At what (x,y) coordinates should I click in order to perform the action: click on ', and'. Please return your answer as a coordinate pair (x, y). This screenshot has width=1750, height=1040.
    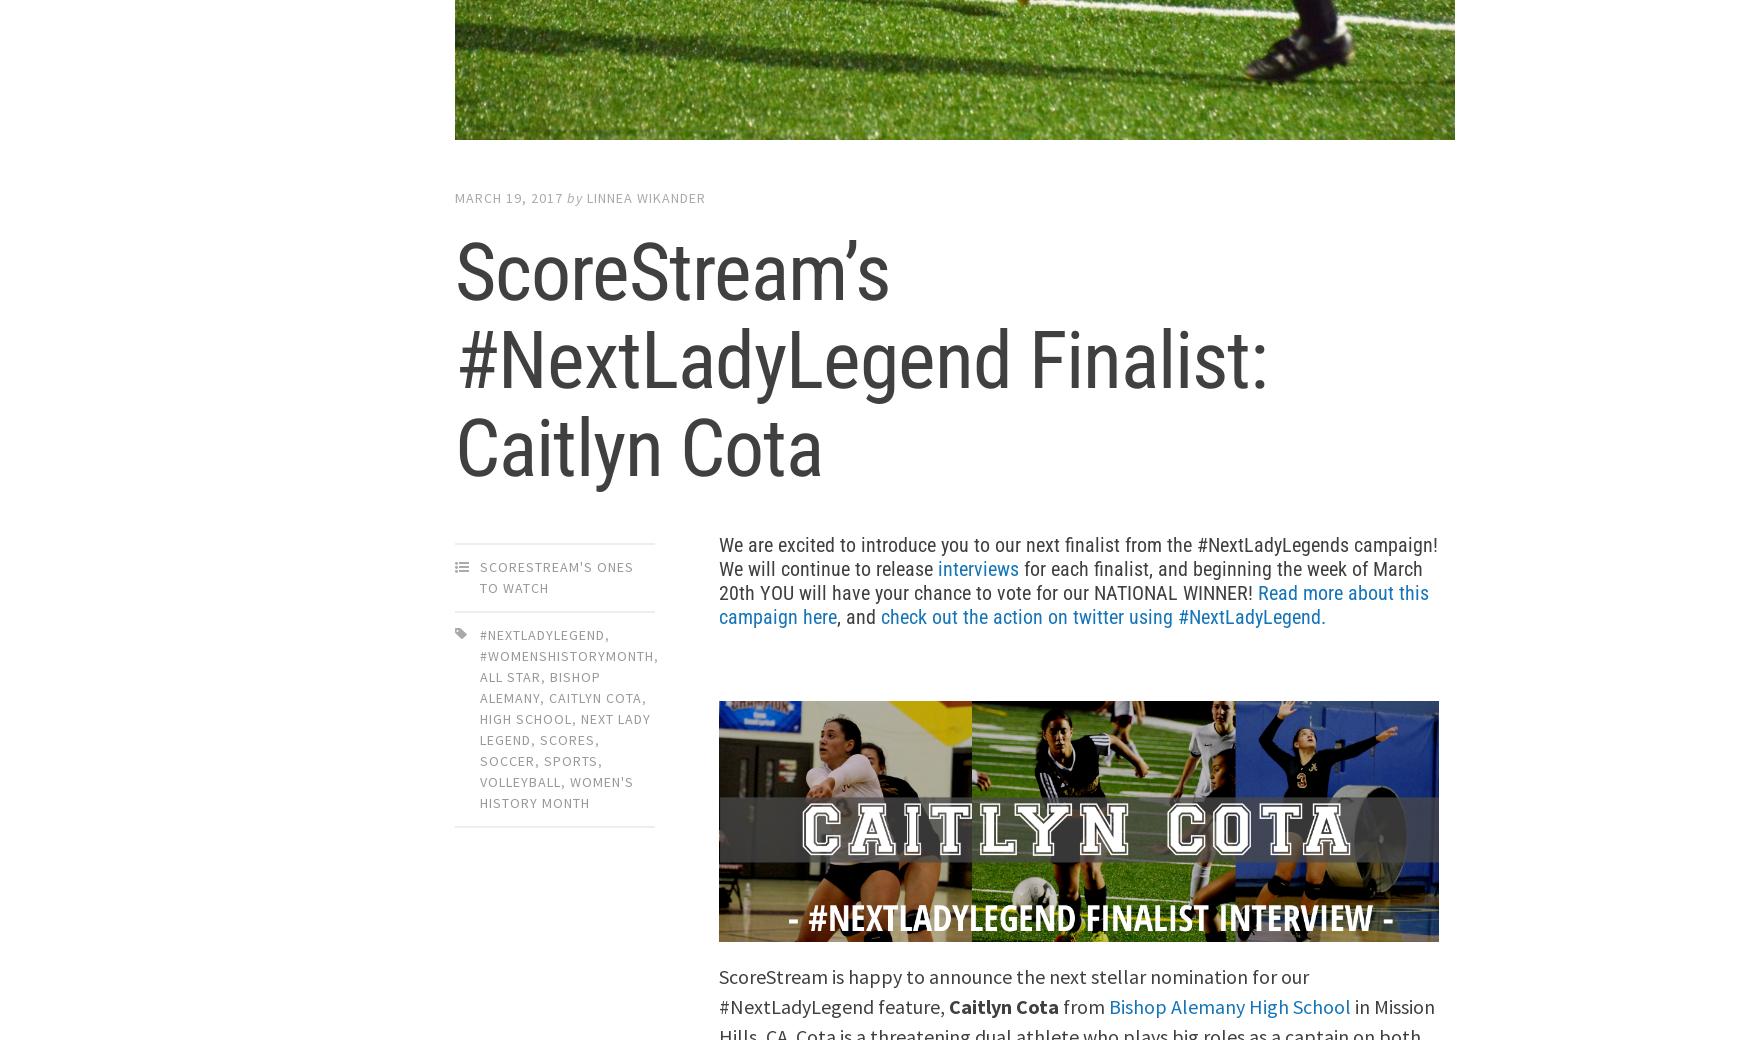
    Looking at the image, I should click on (837, 616).